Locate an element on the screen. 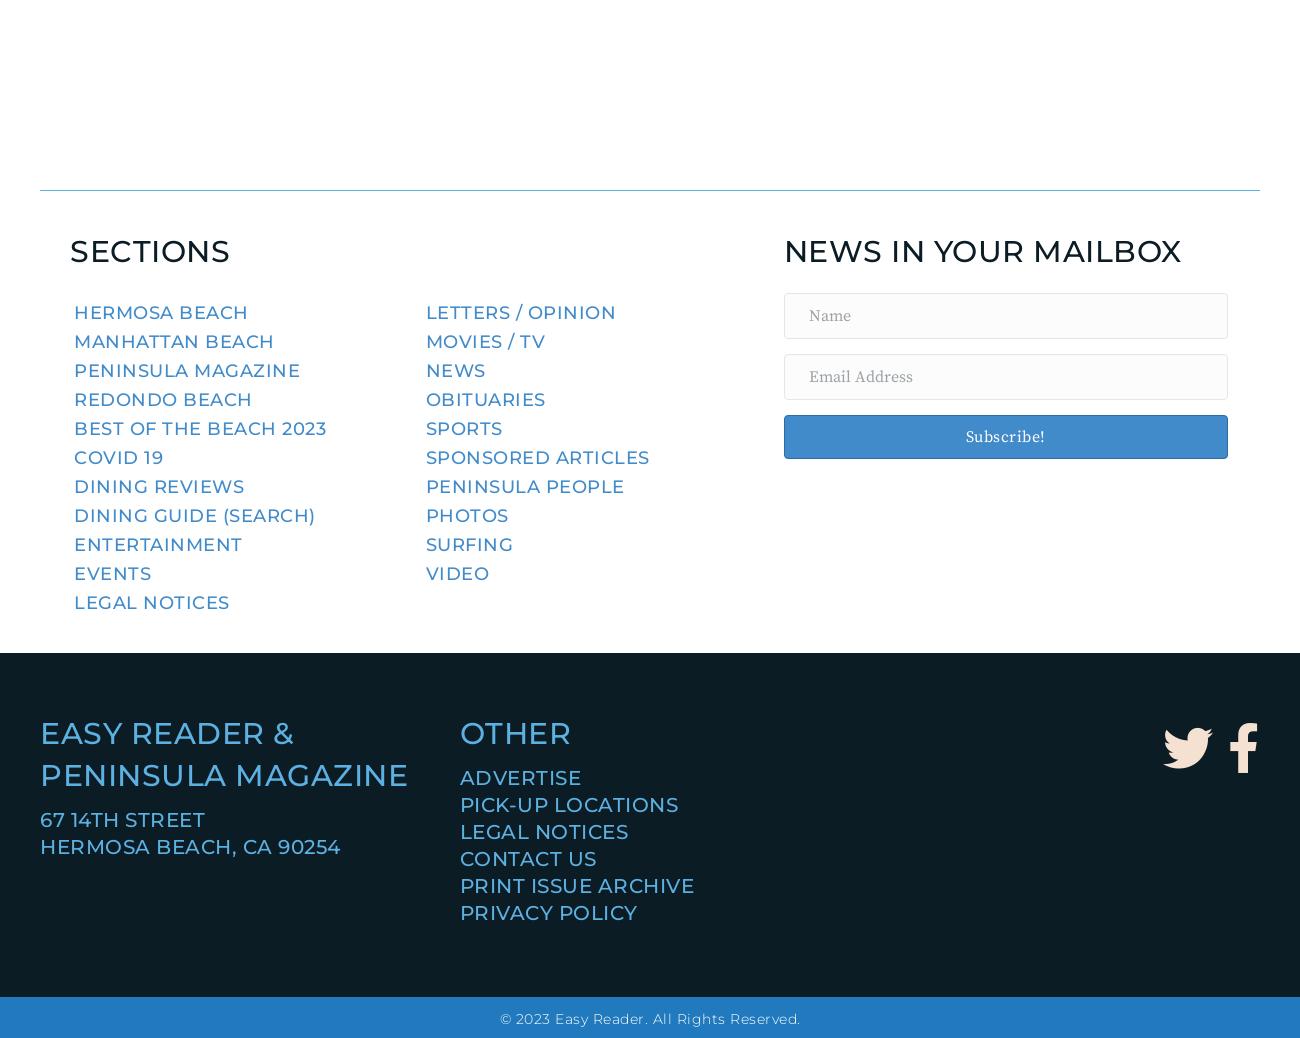 Image resolution: width=1300 pixels, height=1038 pixels. '© 2023 Easy Reader. All Rights Reserved.' is located at coordinates (649, 1019).